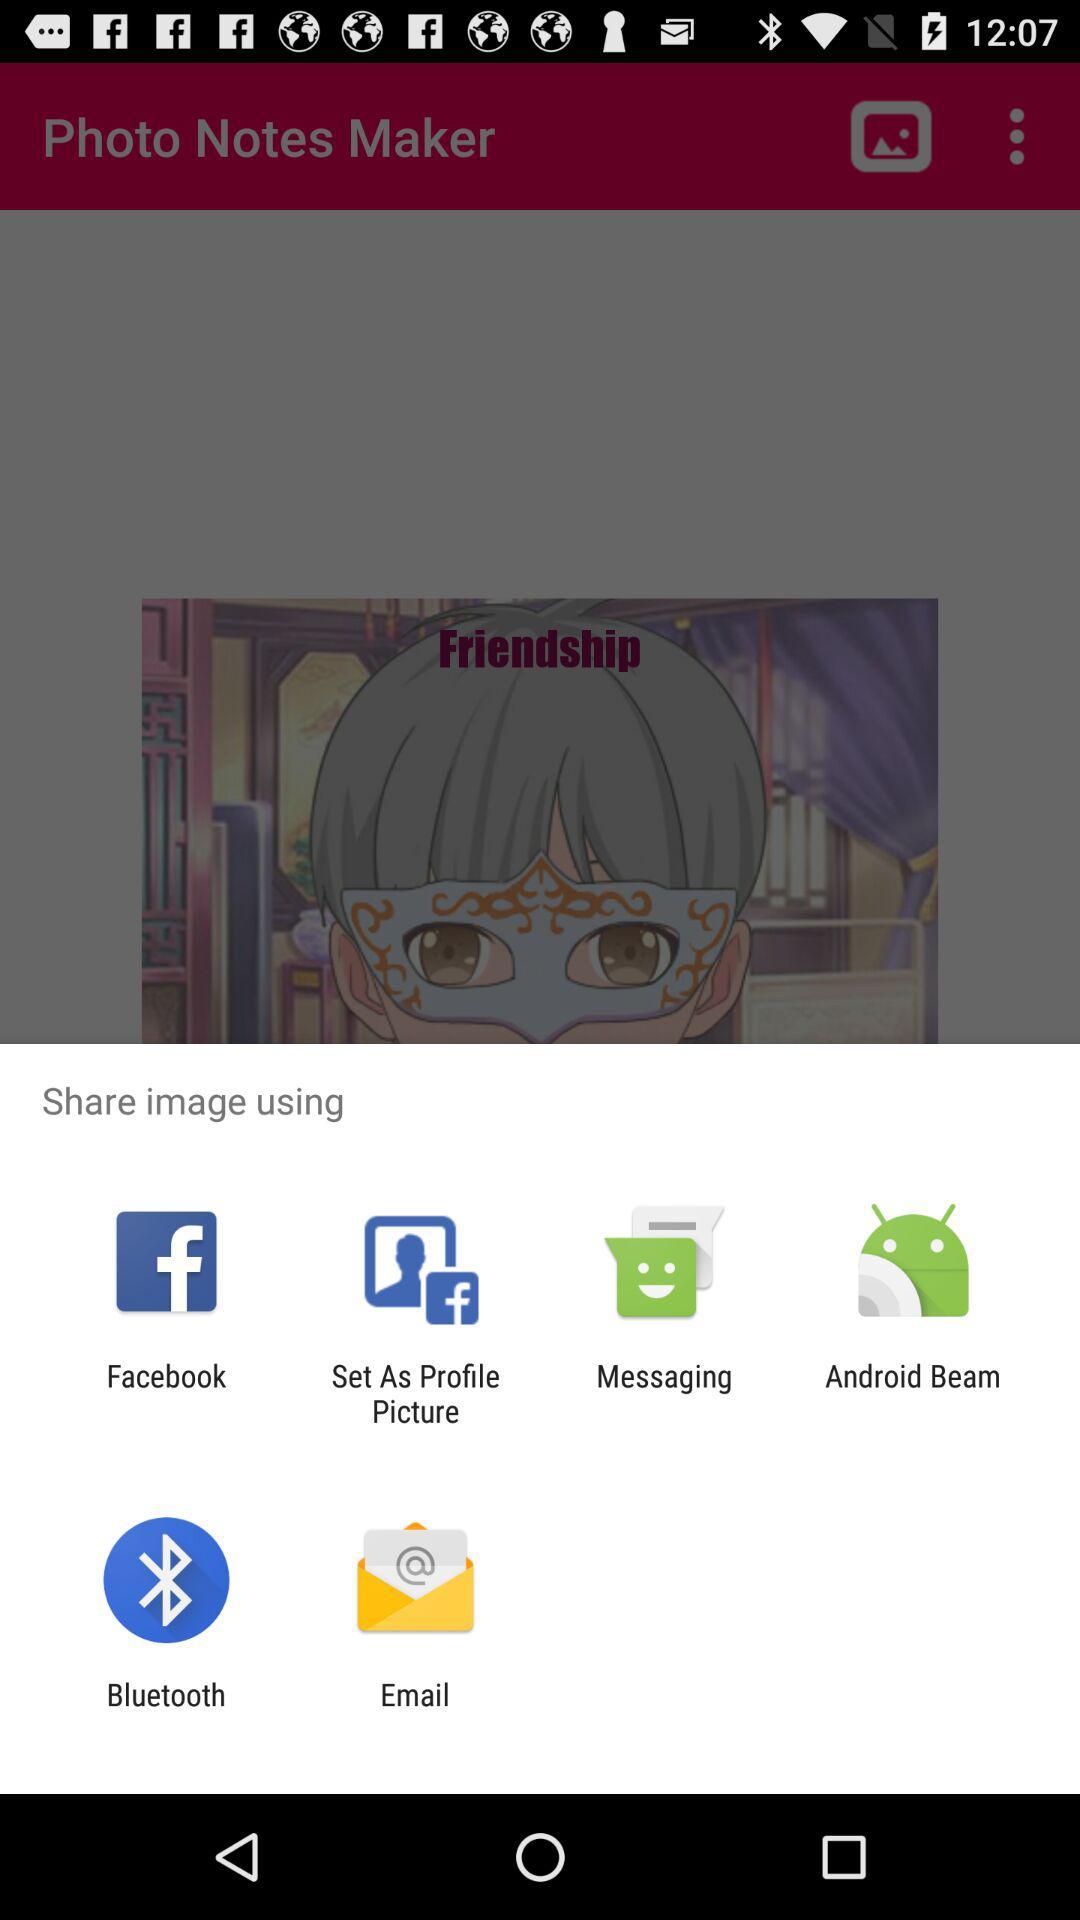  What do you see at coordinates (414, 1392) in the screenshot?
I see `icon next to facebook` at bounding box center [414, 1392].